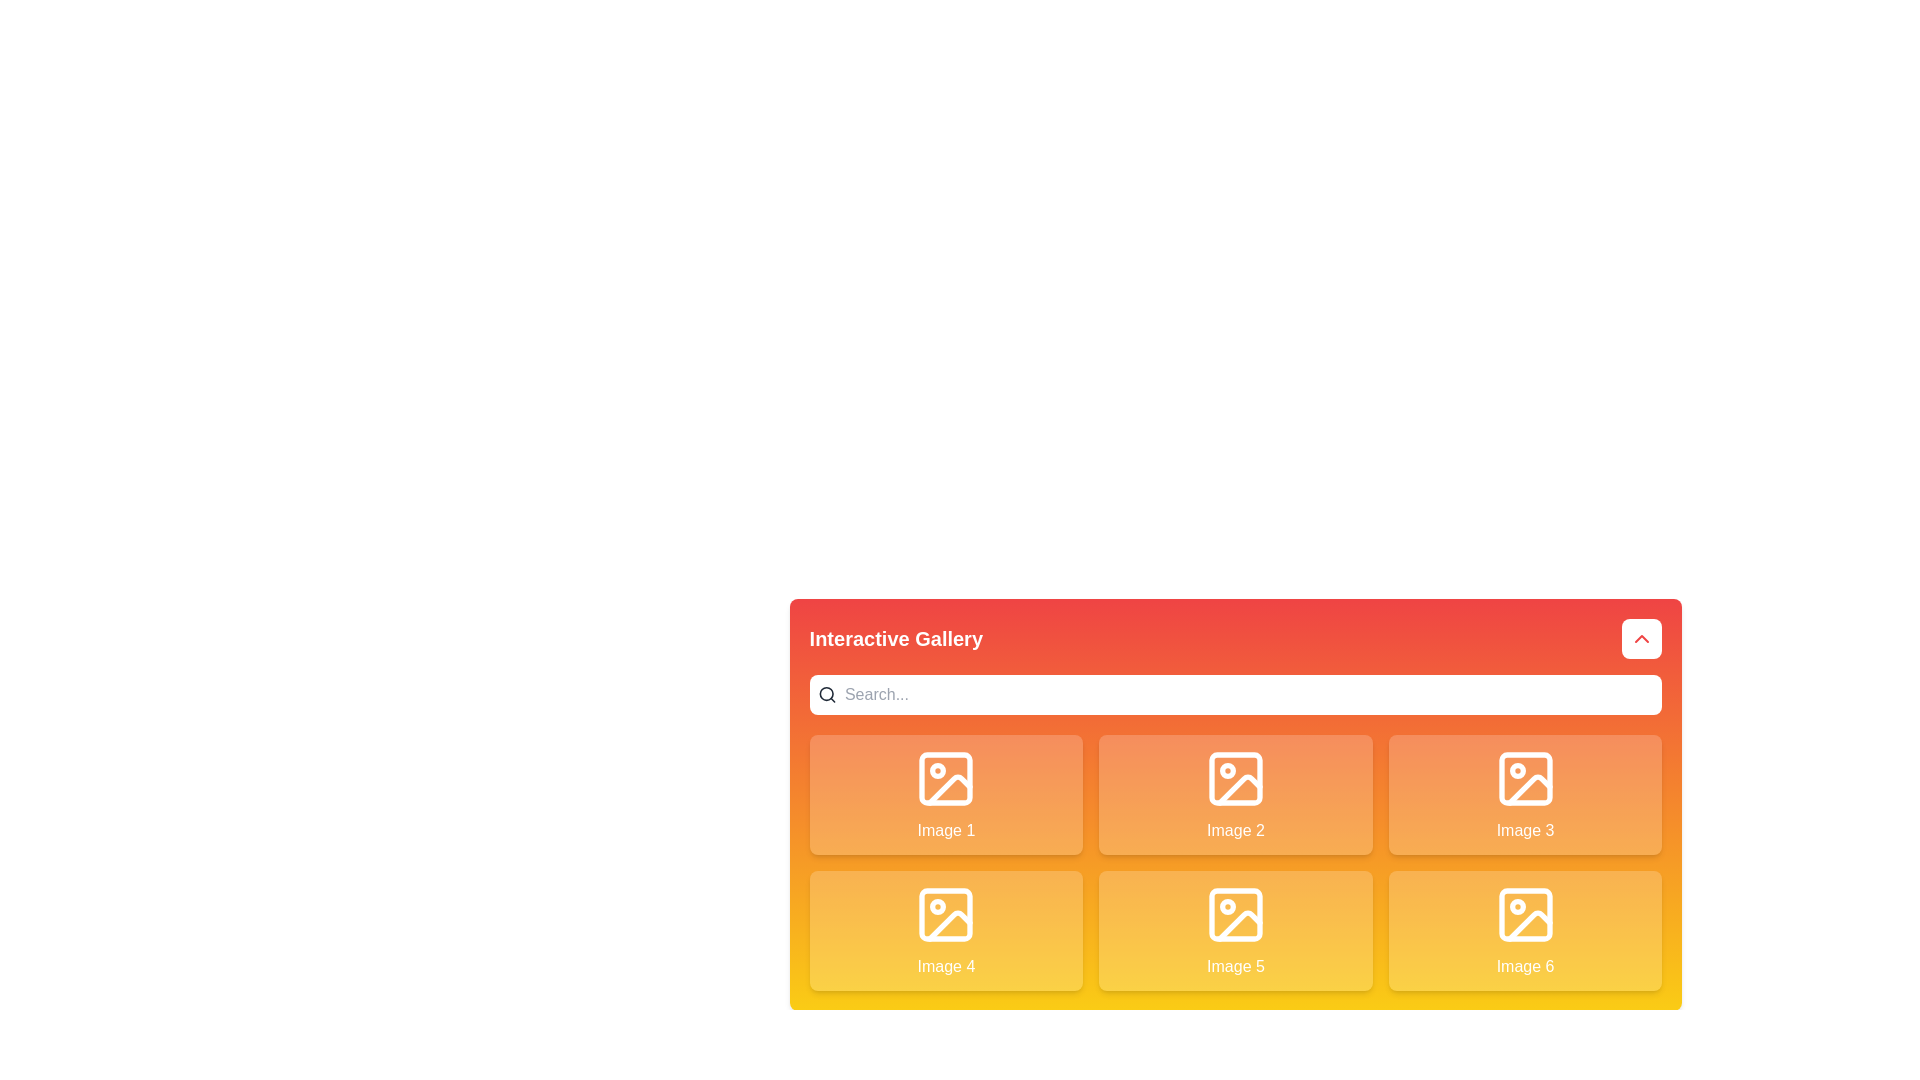  Describe the element at coordinates (1642, 639) in the screenshot. I see `the square button with a white background and red border, featuring an upward-pointing chevron icon, located in the top-right corner of the 'Interactive Gallery' section header` at that location.